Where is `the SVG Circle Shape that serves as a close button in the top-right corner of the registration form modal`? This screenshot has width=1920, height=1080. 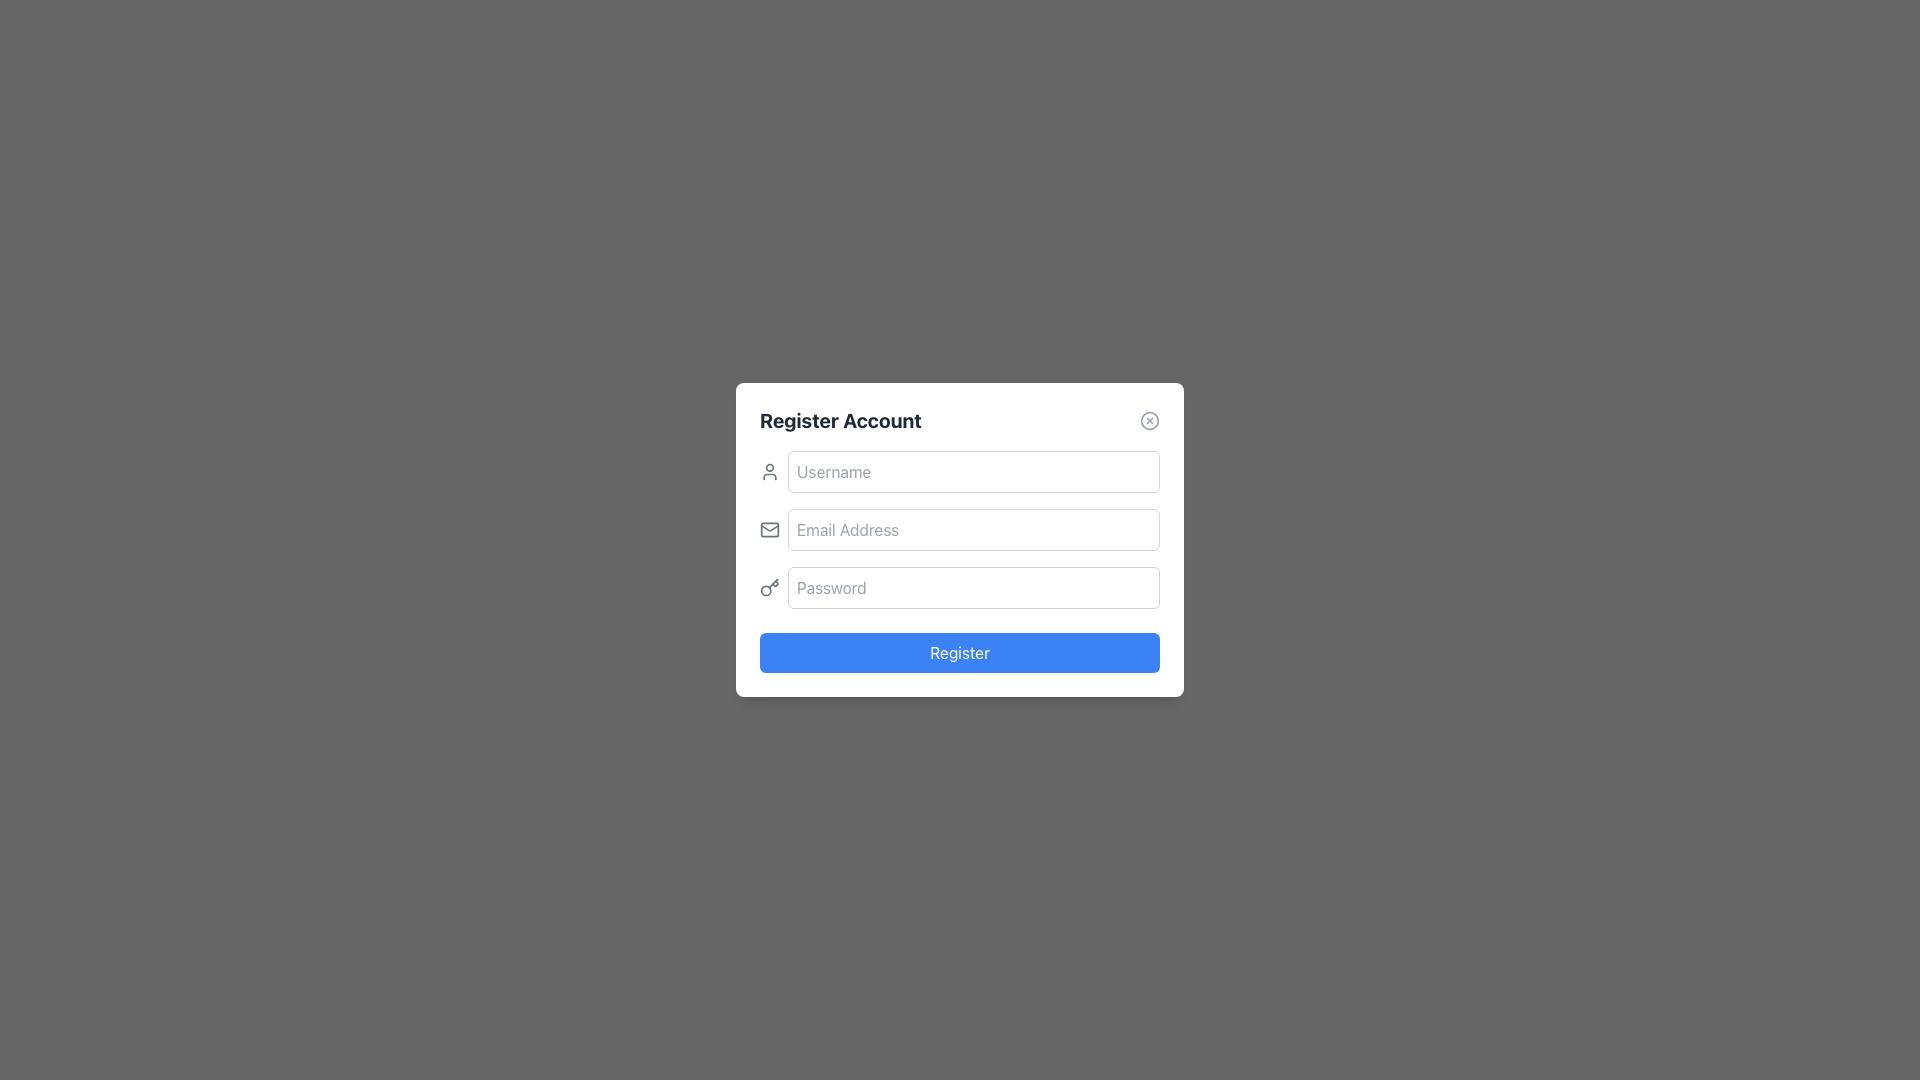
the SVG Circle Shape that serves as a close button in the top-right corner of the registration form modal is located at coordinates (1150, 419).